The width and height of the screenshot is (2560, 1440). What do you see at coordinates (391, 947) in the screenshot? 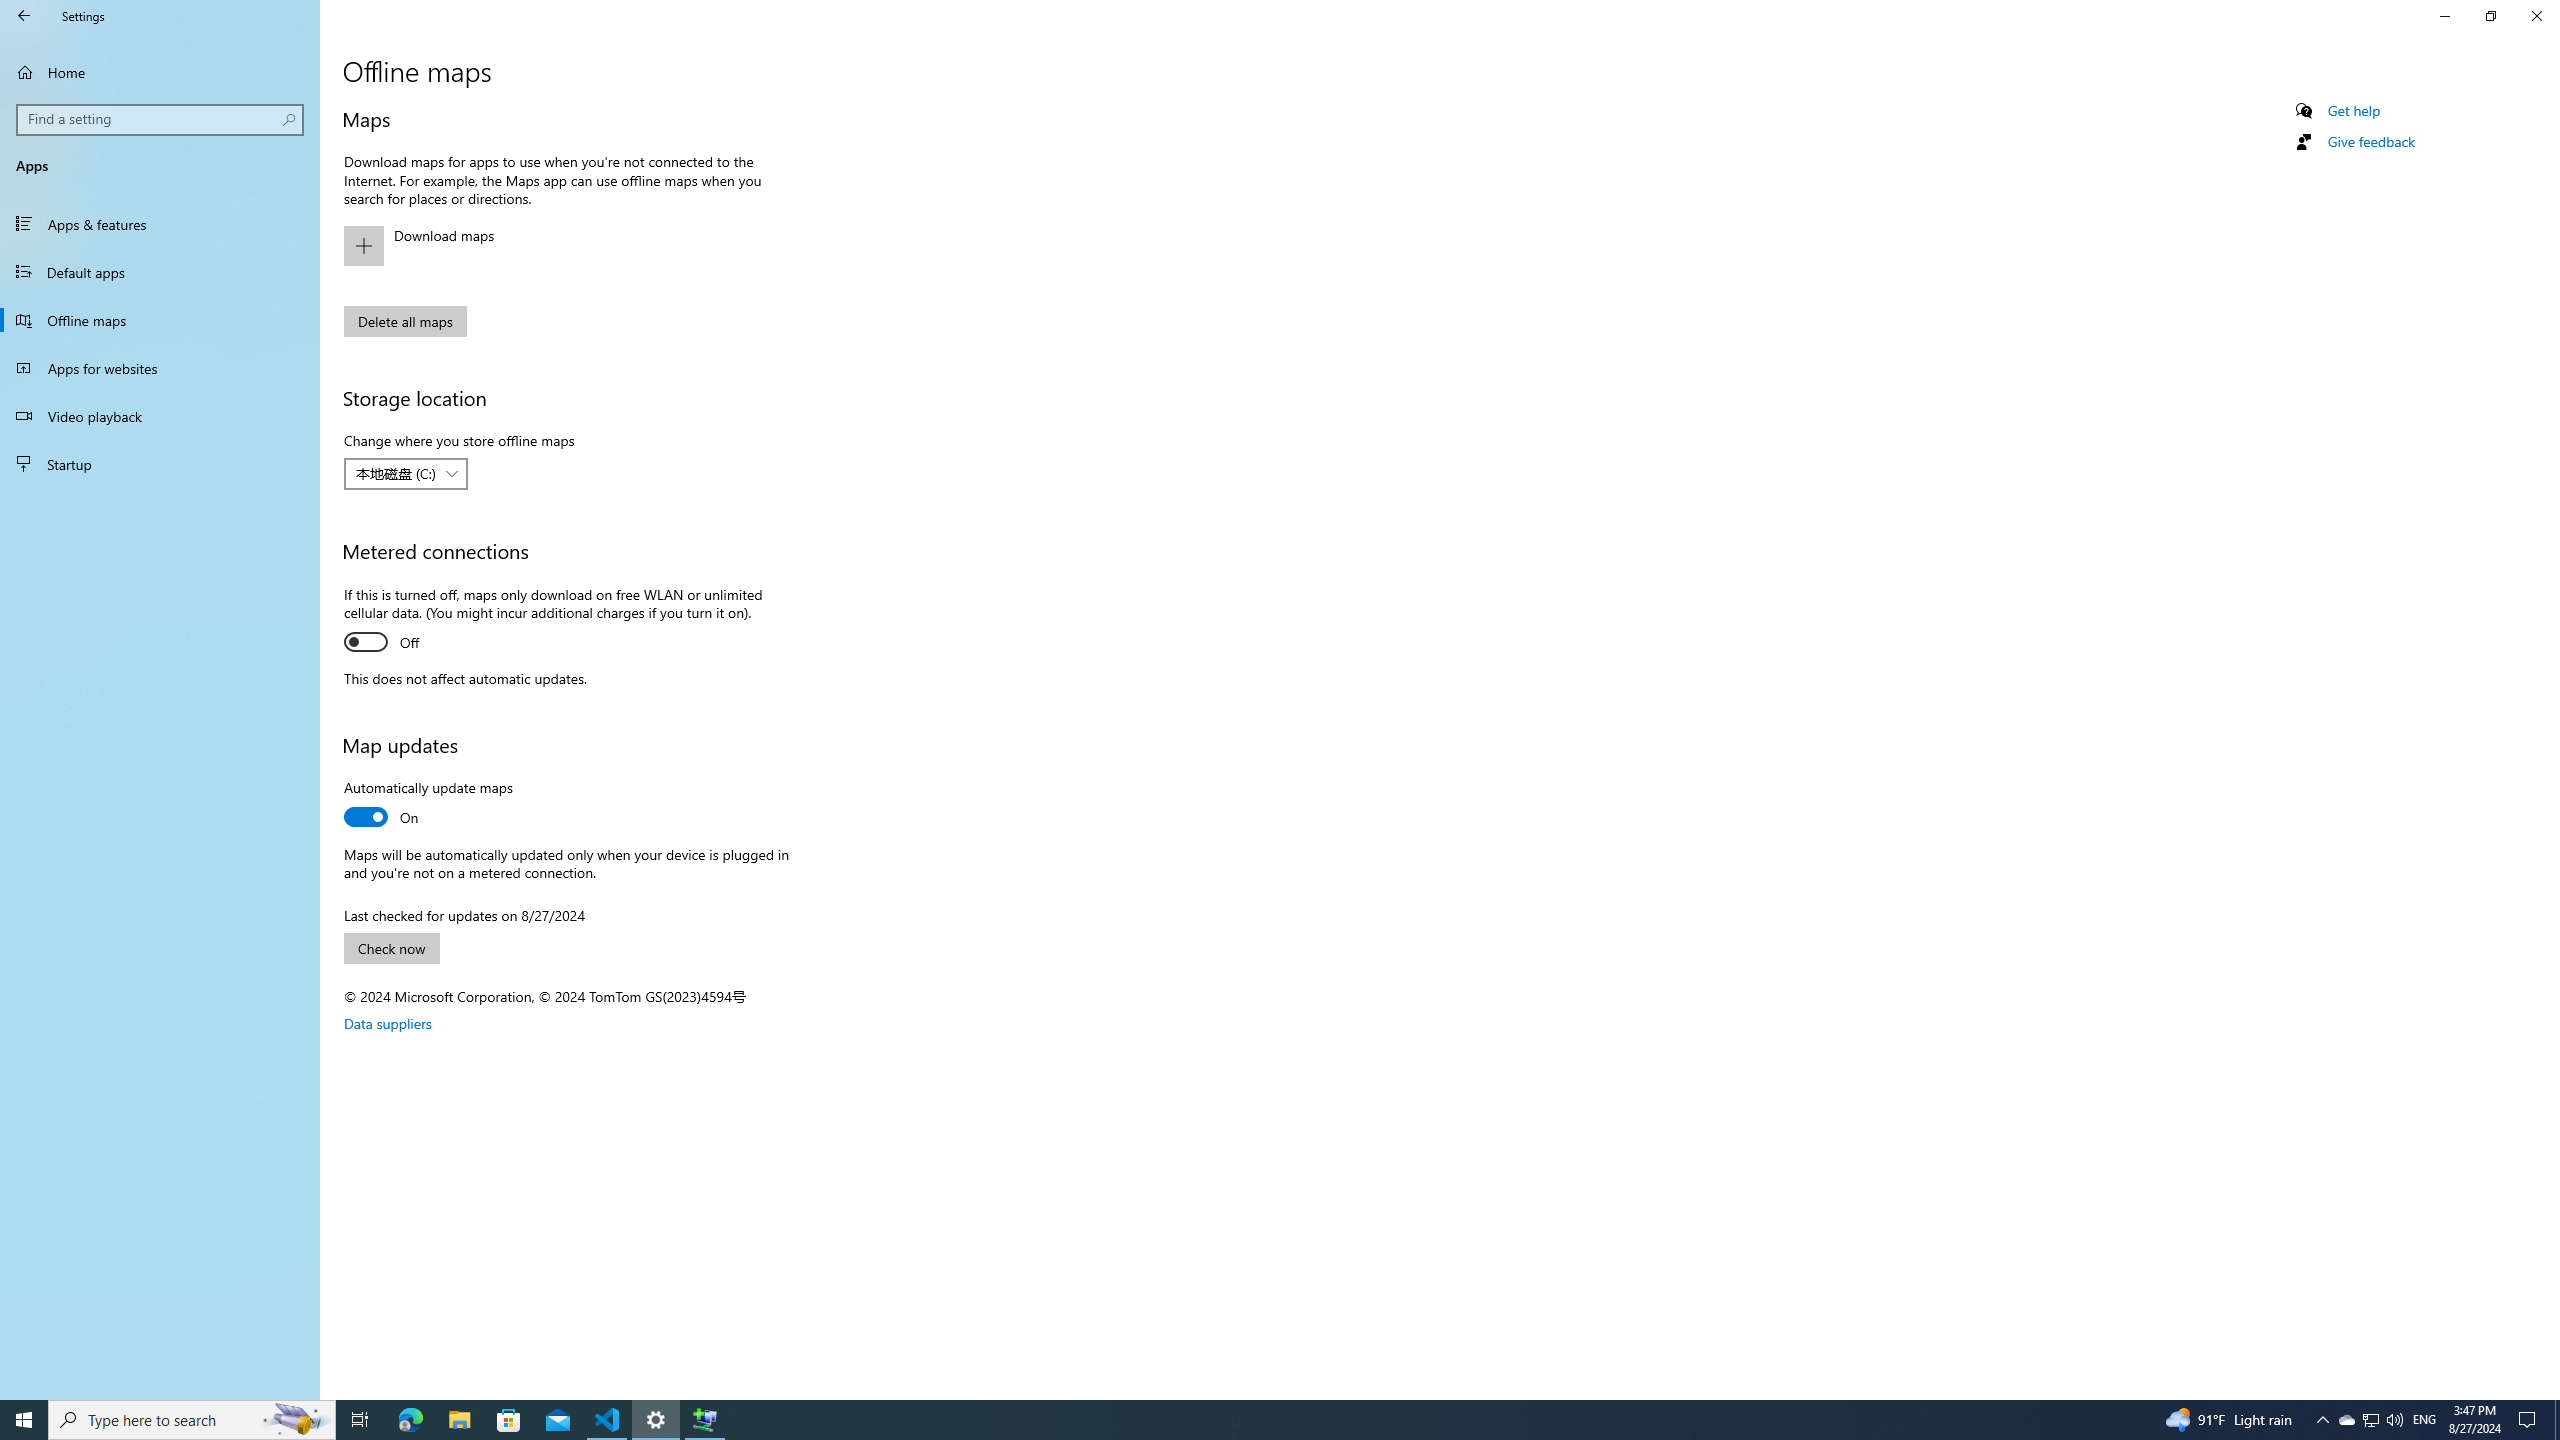
I see `'Check now'` at bounding box center [391, 947].